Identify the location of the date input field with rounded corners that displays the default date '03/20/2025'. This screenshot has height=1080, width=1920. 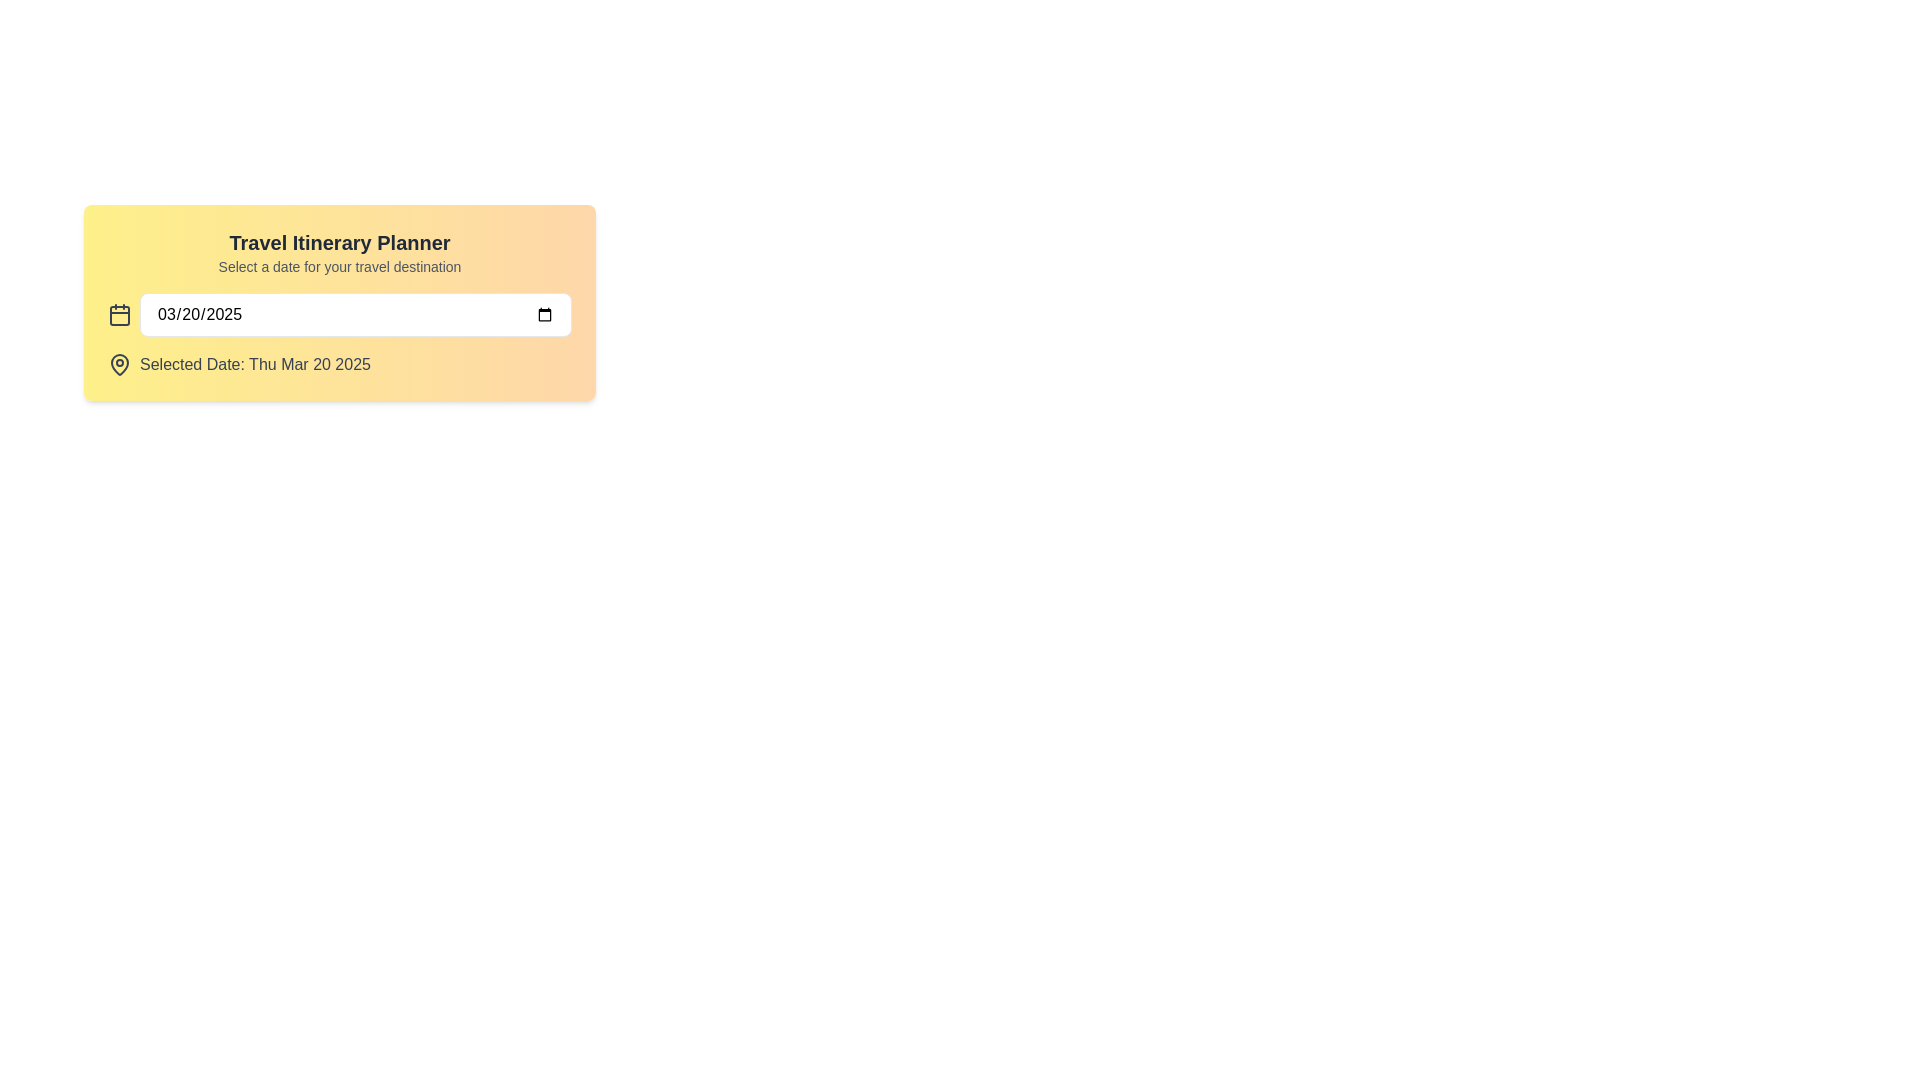
(355, 315).